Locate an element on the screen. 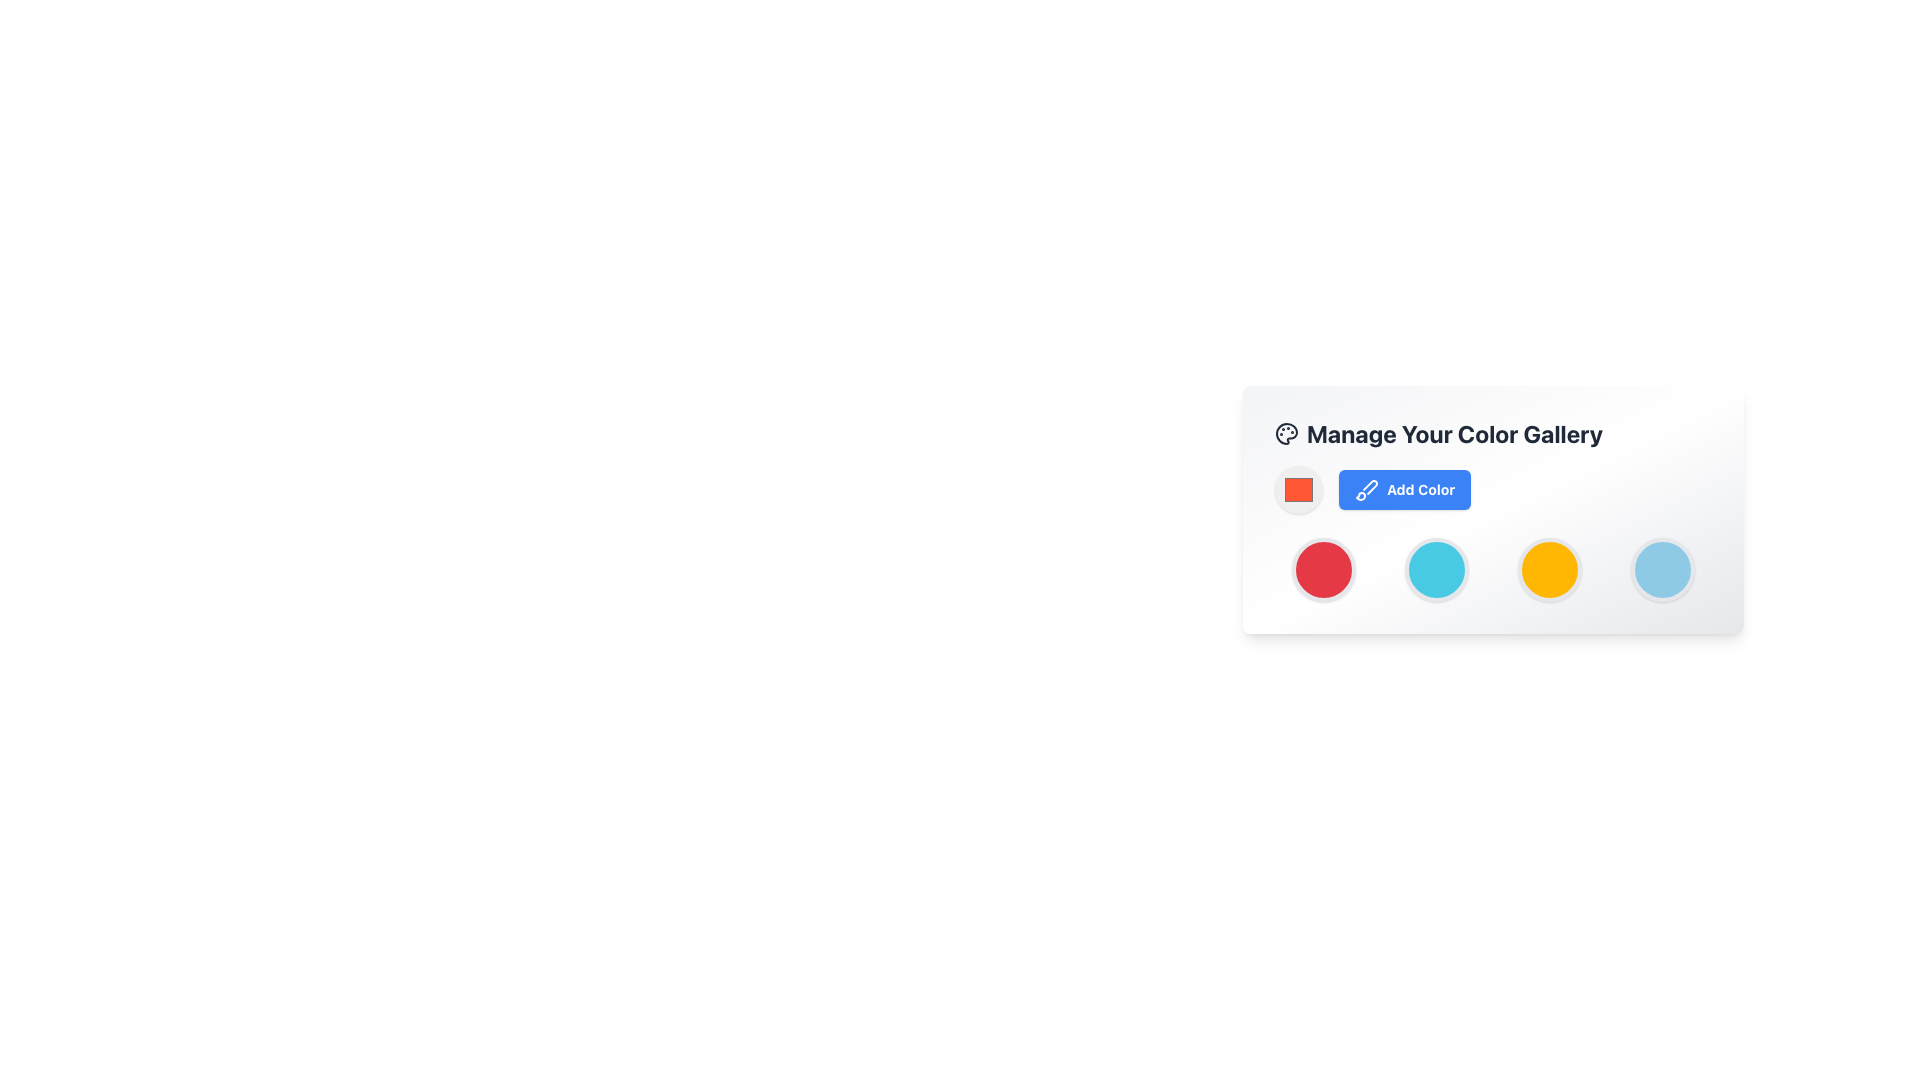 This screenshot has height=1080, width=1920. the Color picker button, which is the leftmost button in a horizontal arrangement and allows users to select or confirm colors is located at coordinates (1299, 489).